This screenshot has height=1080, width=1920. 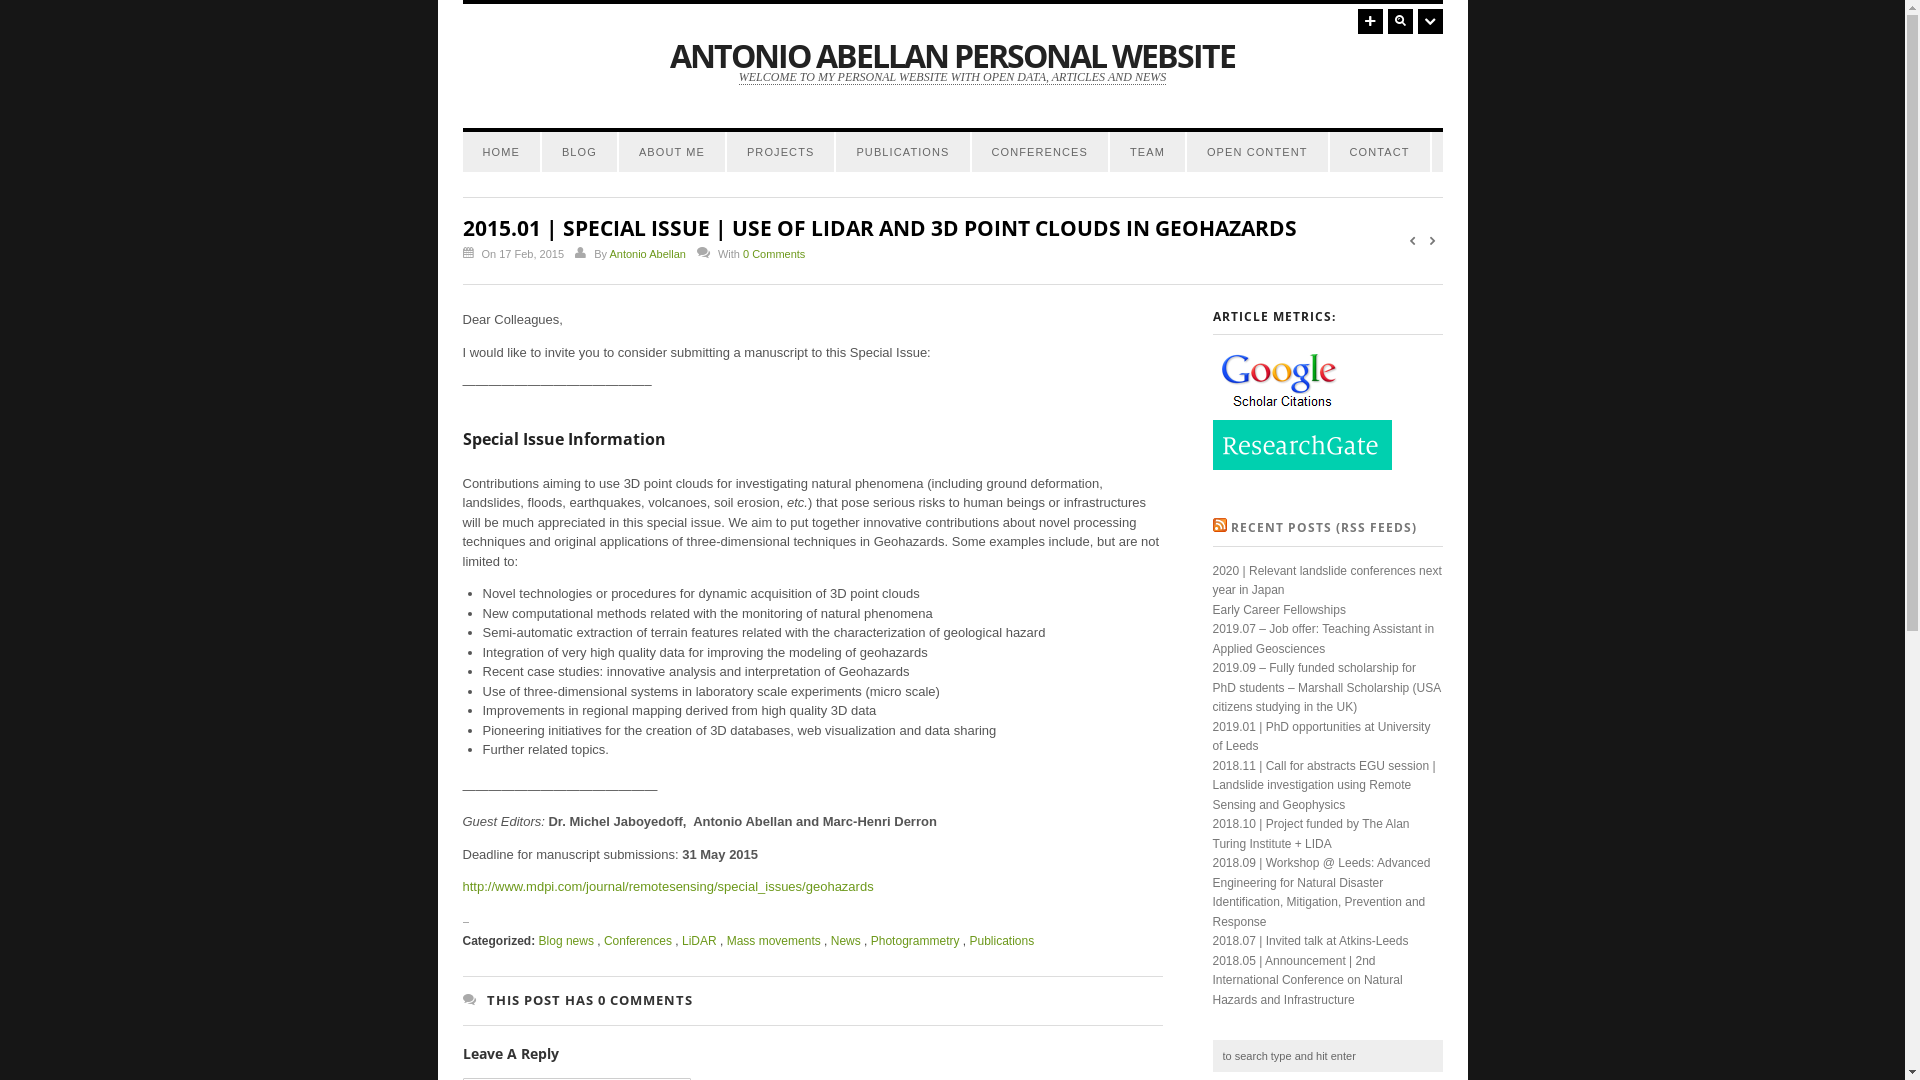 What do you see at coordinates (672, 150) in the screenshot?
I see `'ABOUT ME'` at bounding box center [672, 150].